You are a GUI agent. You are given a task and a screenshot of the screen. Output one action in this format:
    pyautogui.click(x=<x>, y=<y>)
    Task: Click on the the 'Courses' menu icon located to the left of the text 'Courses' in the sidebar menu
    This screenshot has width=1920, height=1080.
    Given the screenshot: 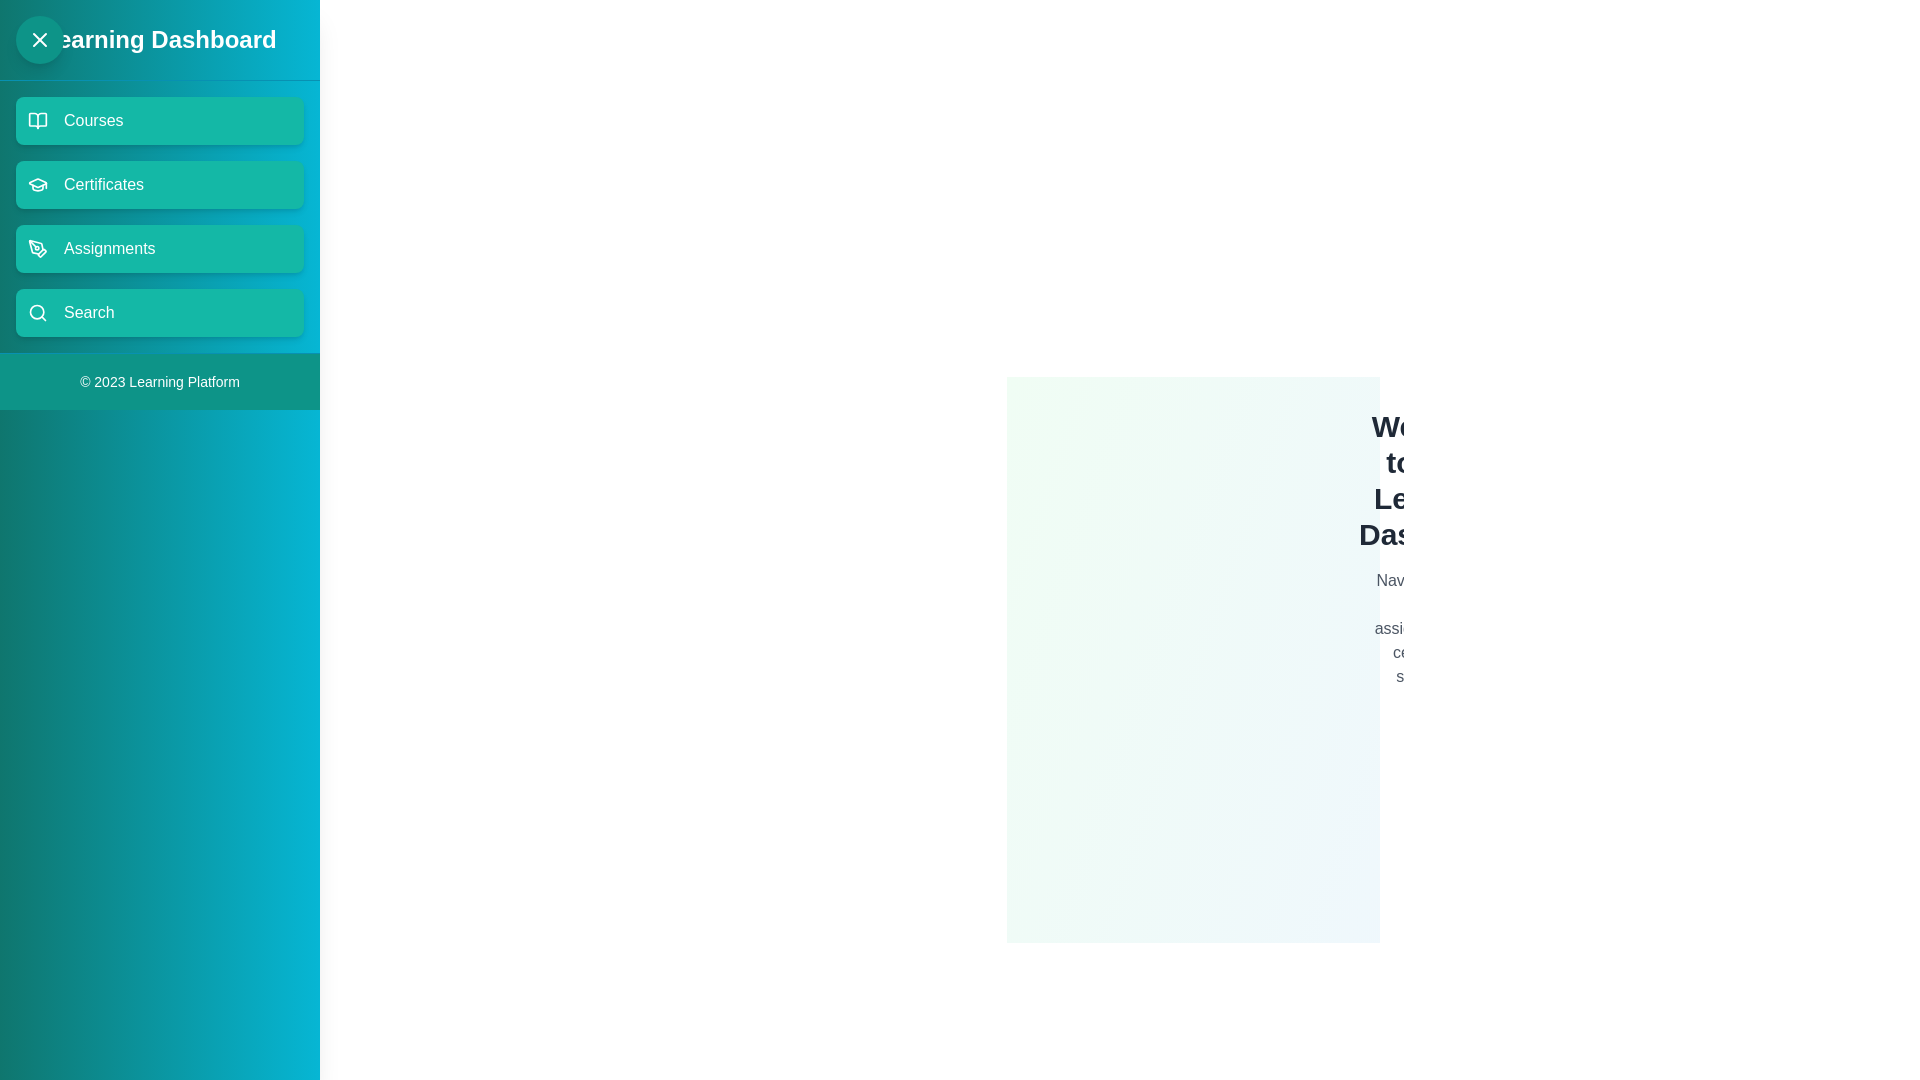 What is the action you would take?
    pyautogui.click(x=38, y=120)
    